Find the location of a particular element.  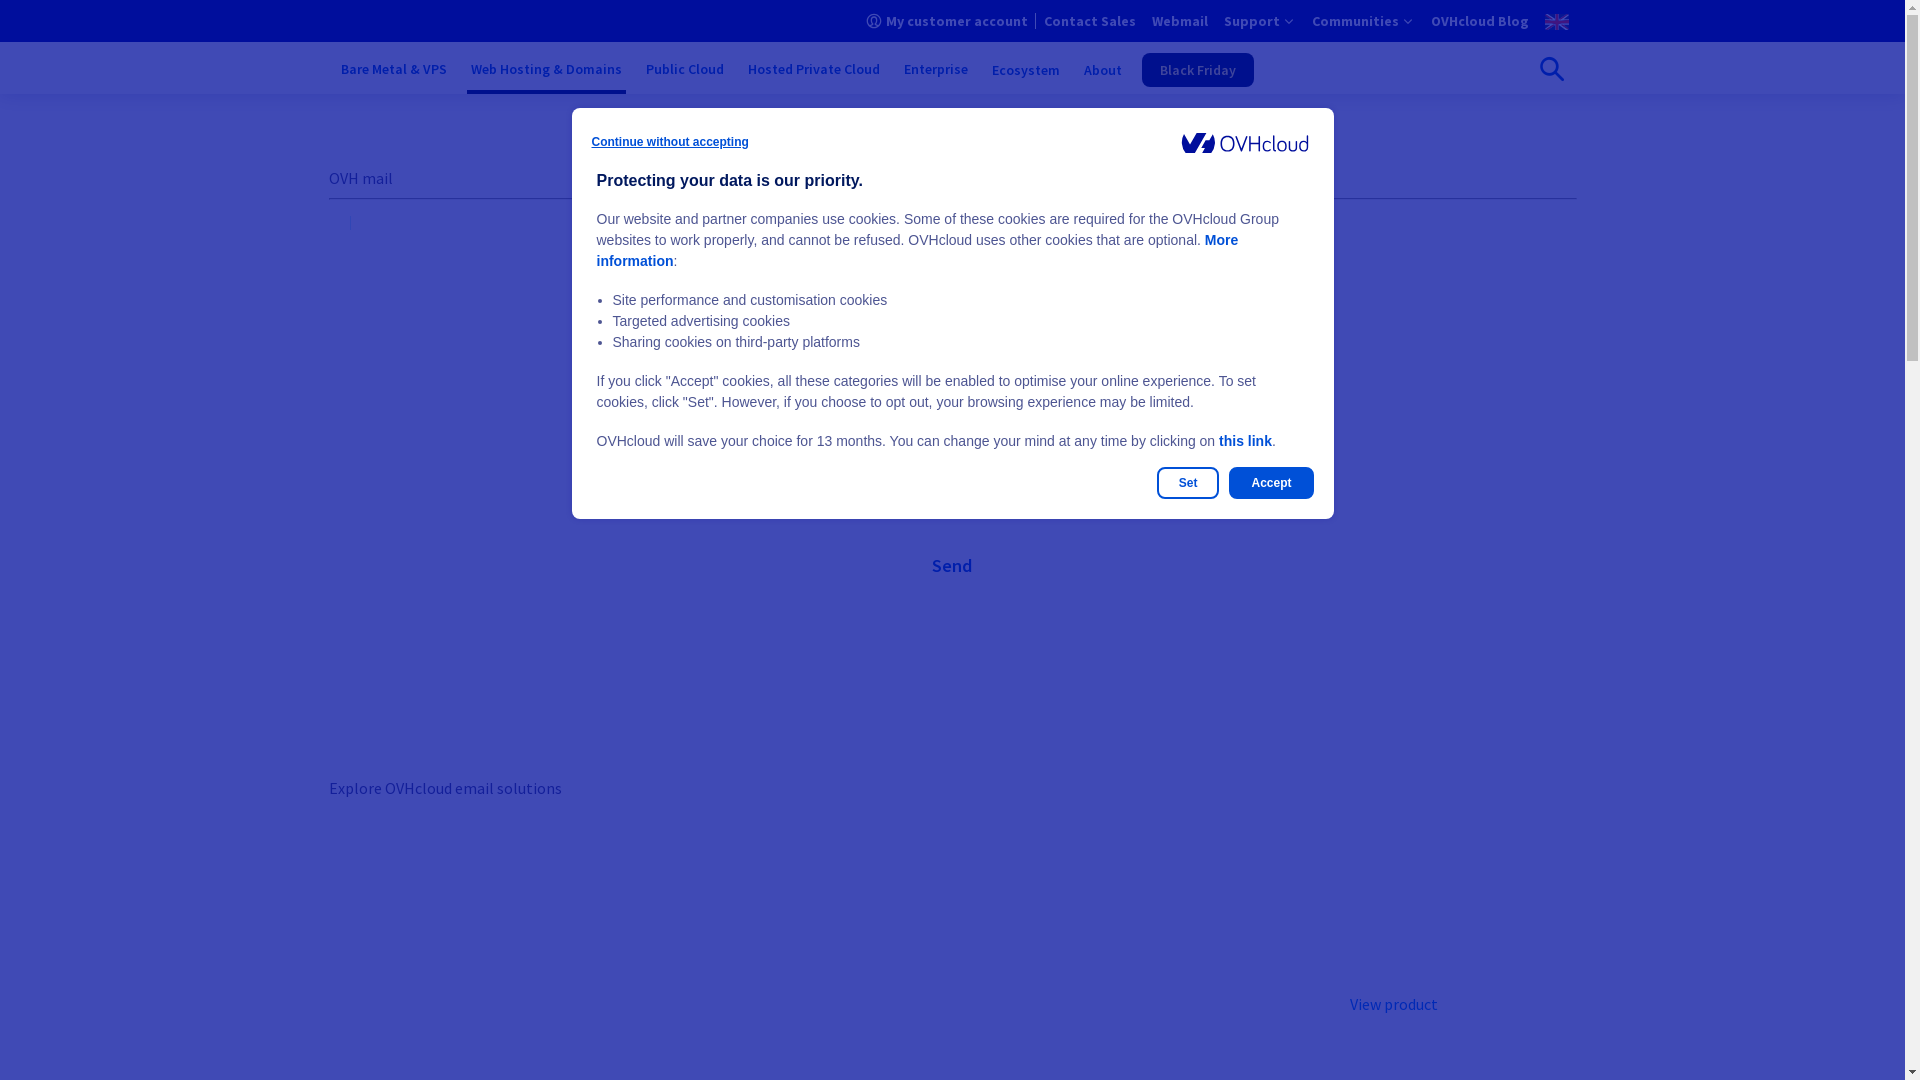

'View product' is located at coordinates (1392, 1003).